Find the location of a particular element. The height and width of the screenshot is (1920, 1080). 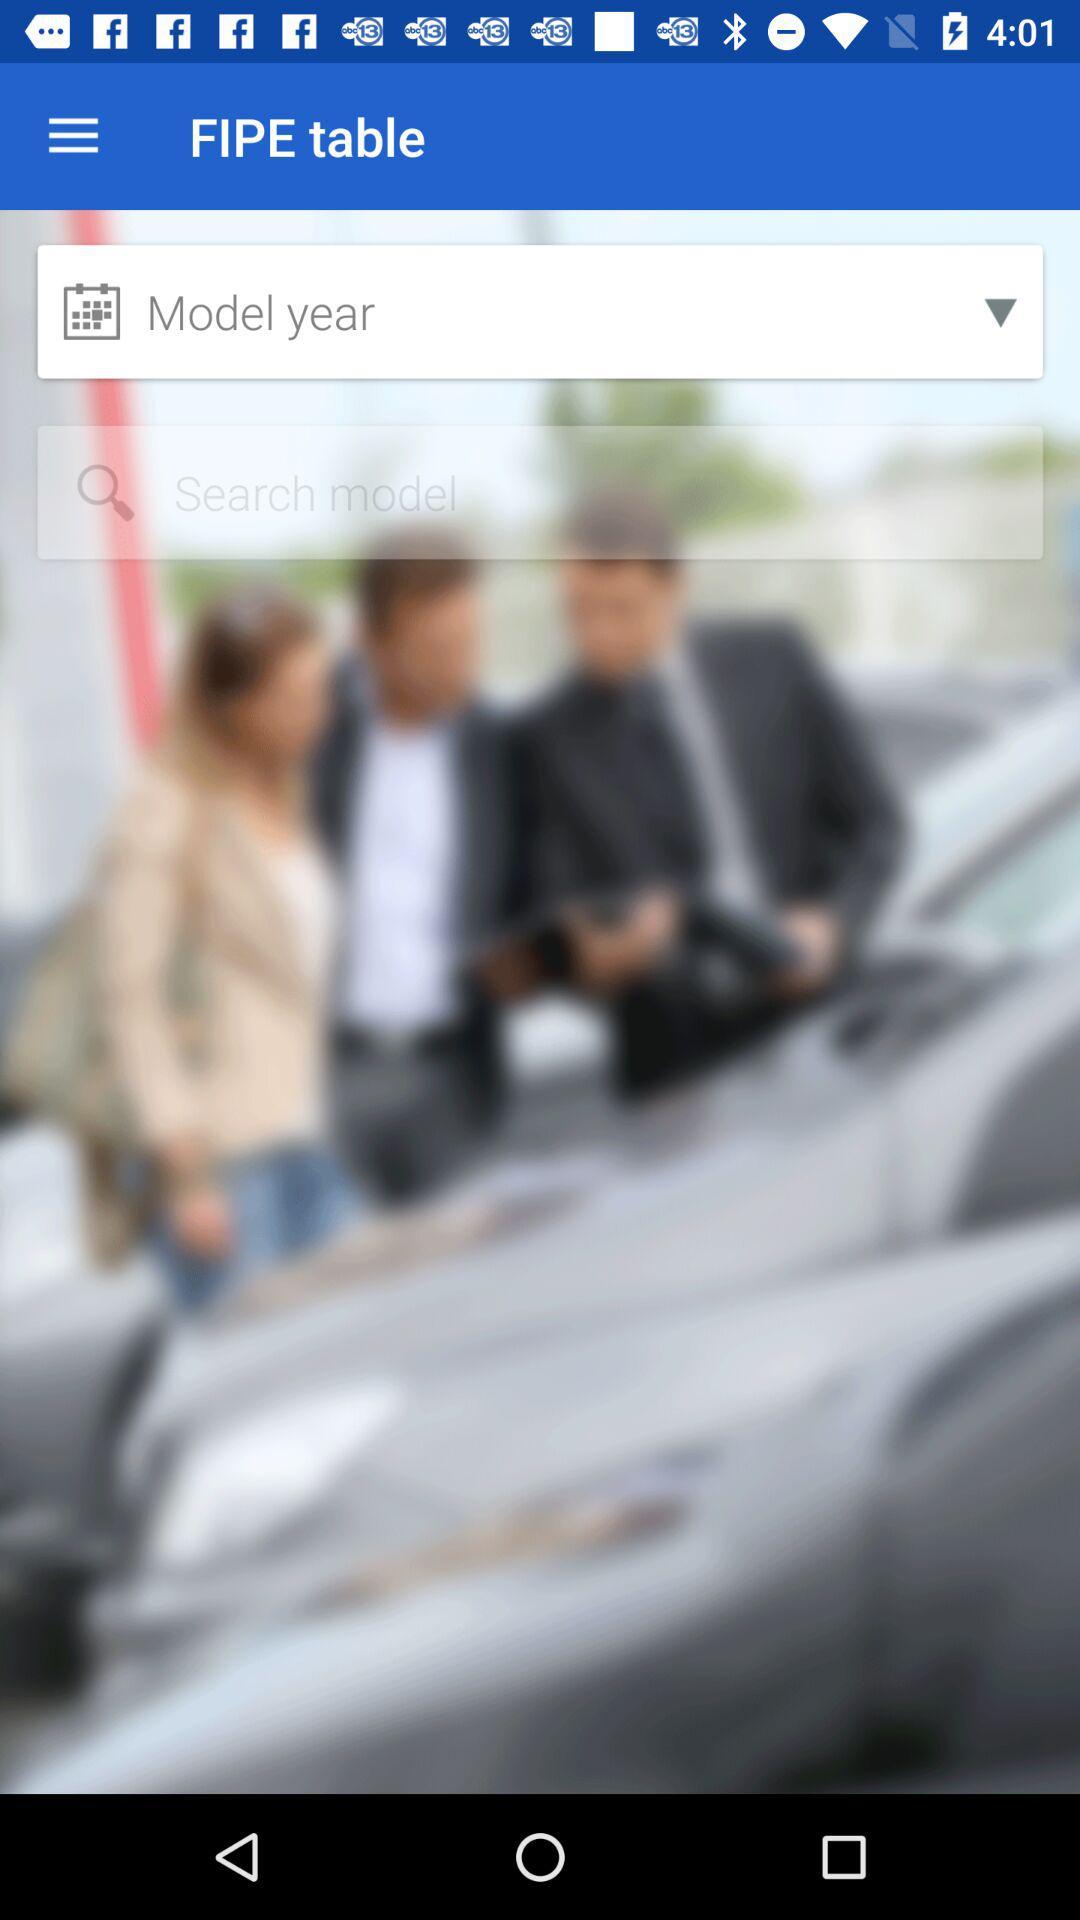

icon next to the fipe table is located at coordinates (72, 135).